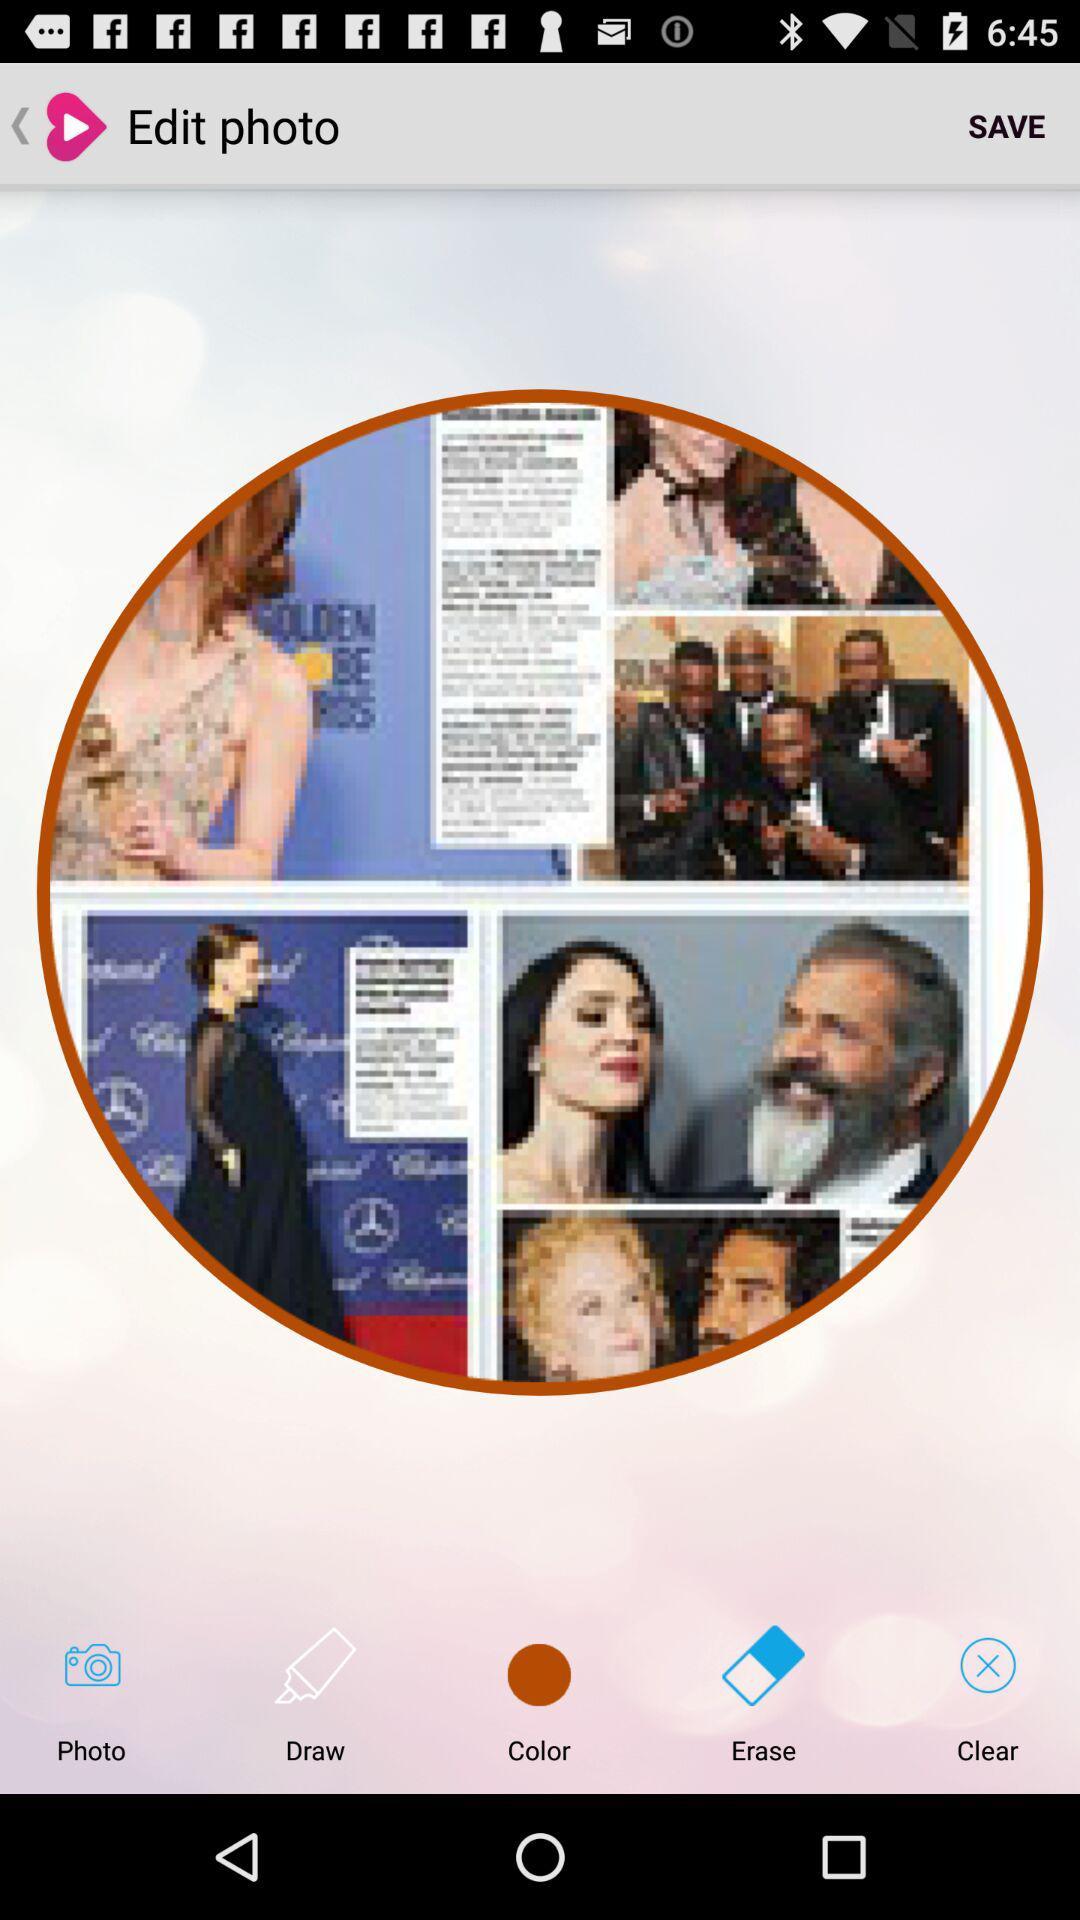 The image size is (1080, 1920). I want to click on draw button, so click(315, 1694).